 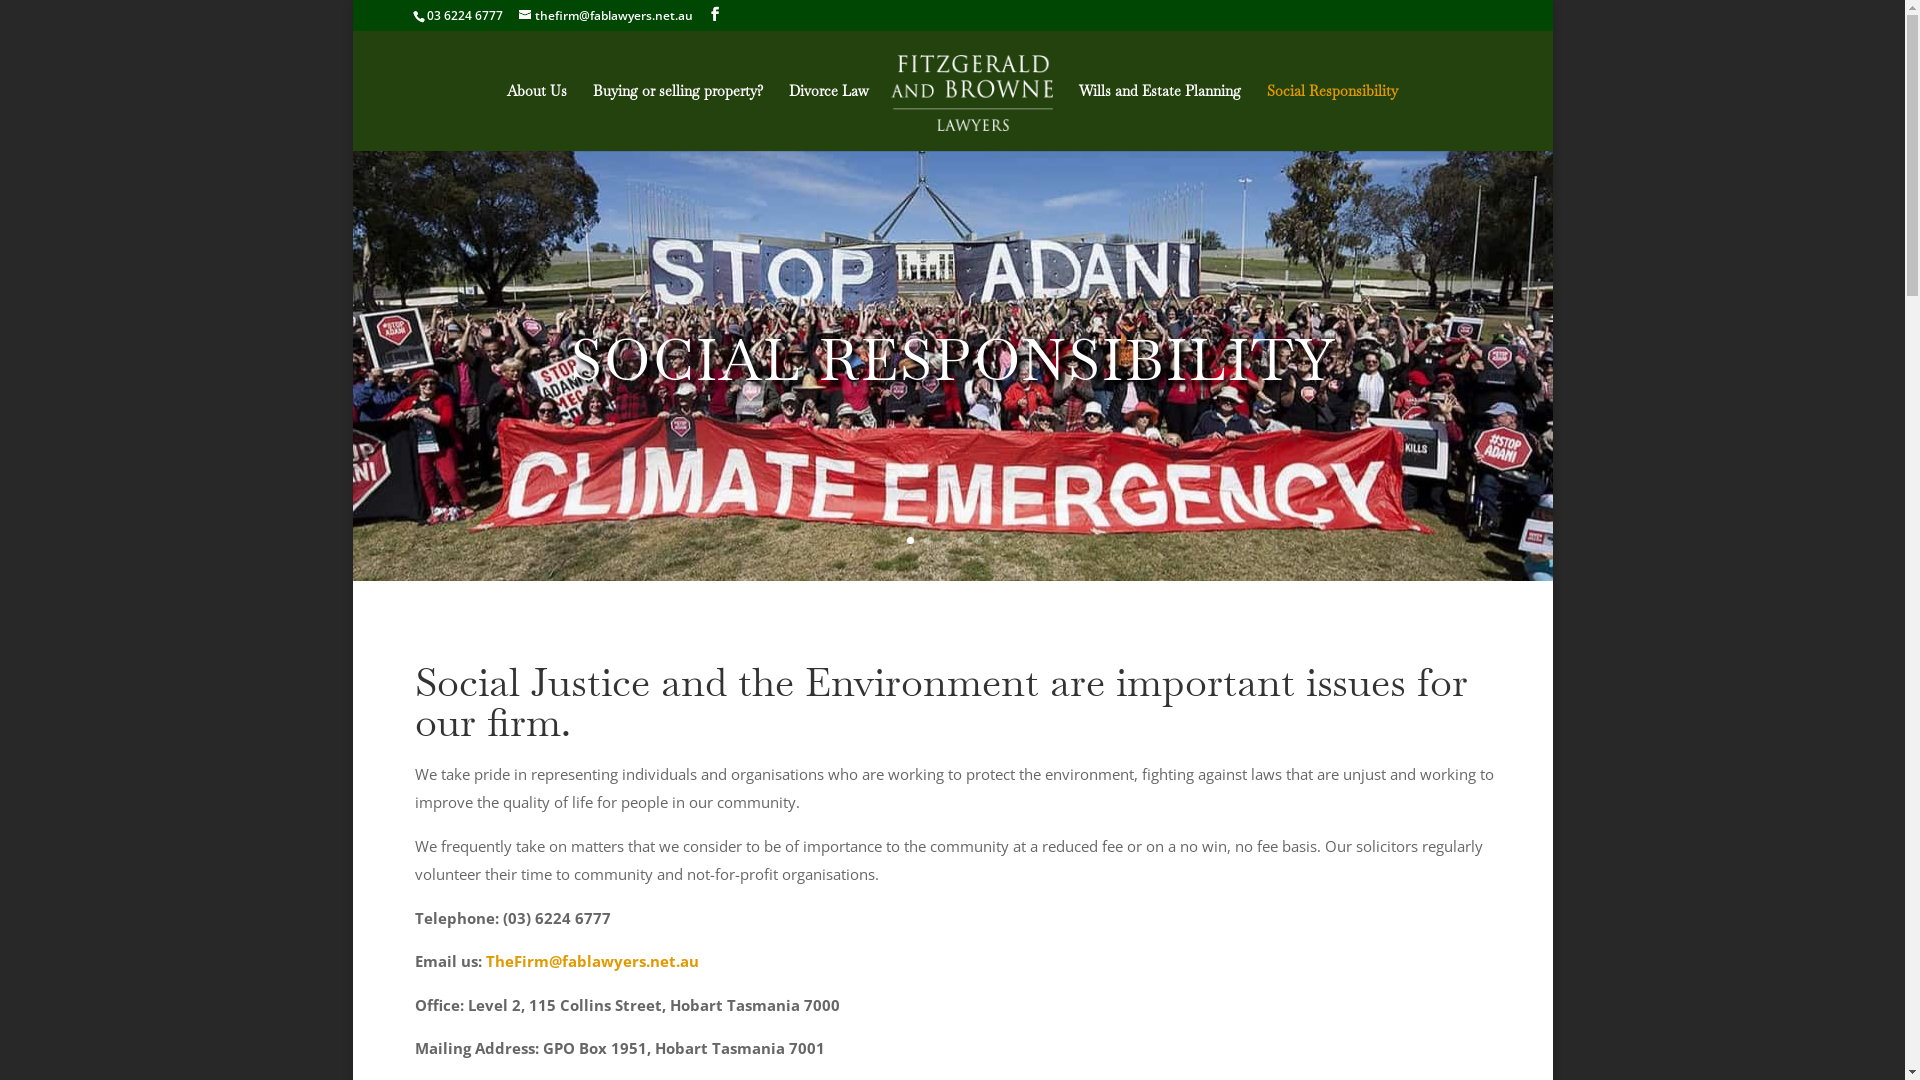 I want to click on 'Wills and Estate Planning', so click(x=1078, y=117).